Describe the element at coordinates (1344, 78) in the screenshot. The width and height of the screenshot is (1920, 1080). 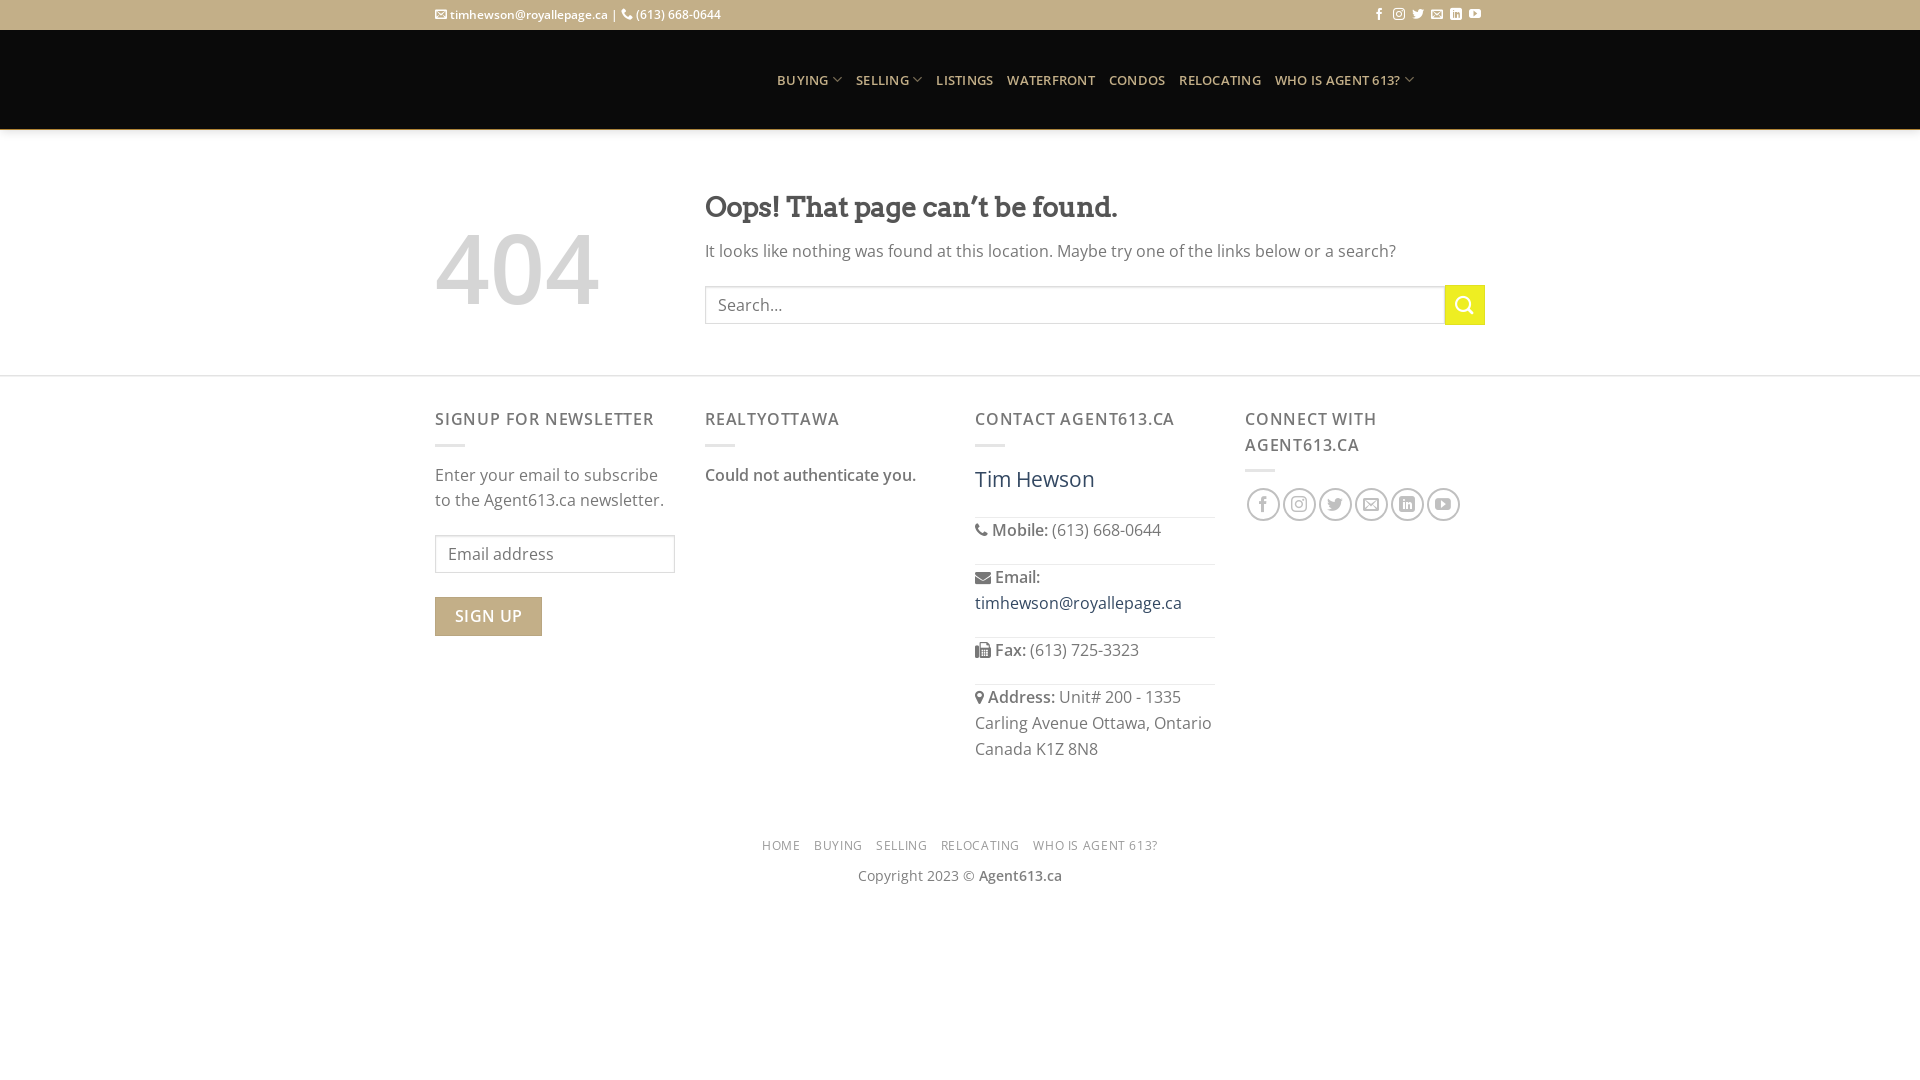
I see `'WHO IS AGENT 613?'` at that location.